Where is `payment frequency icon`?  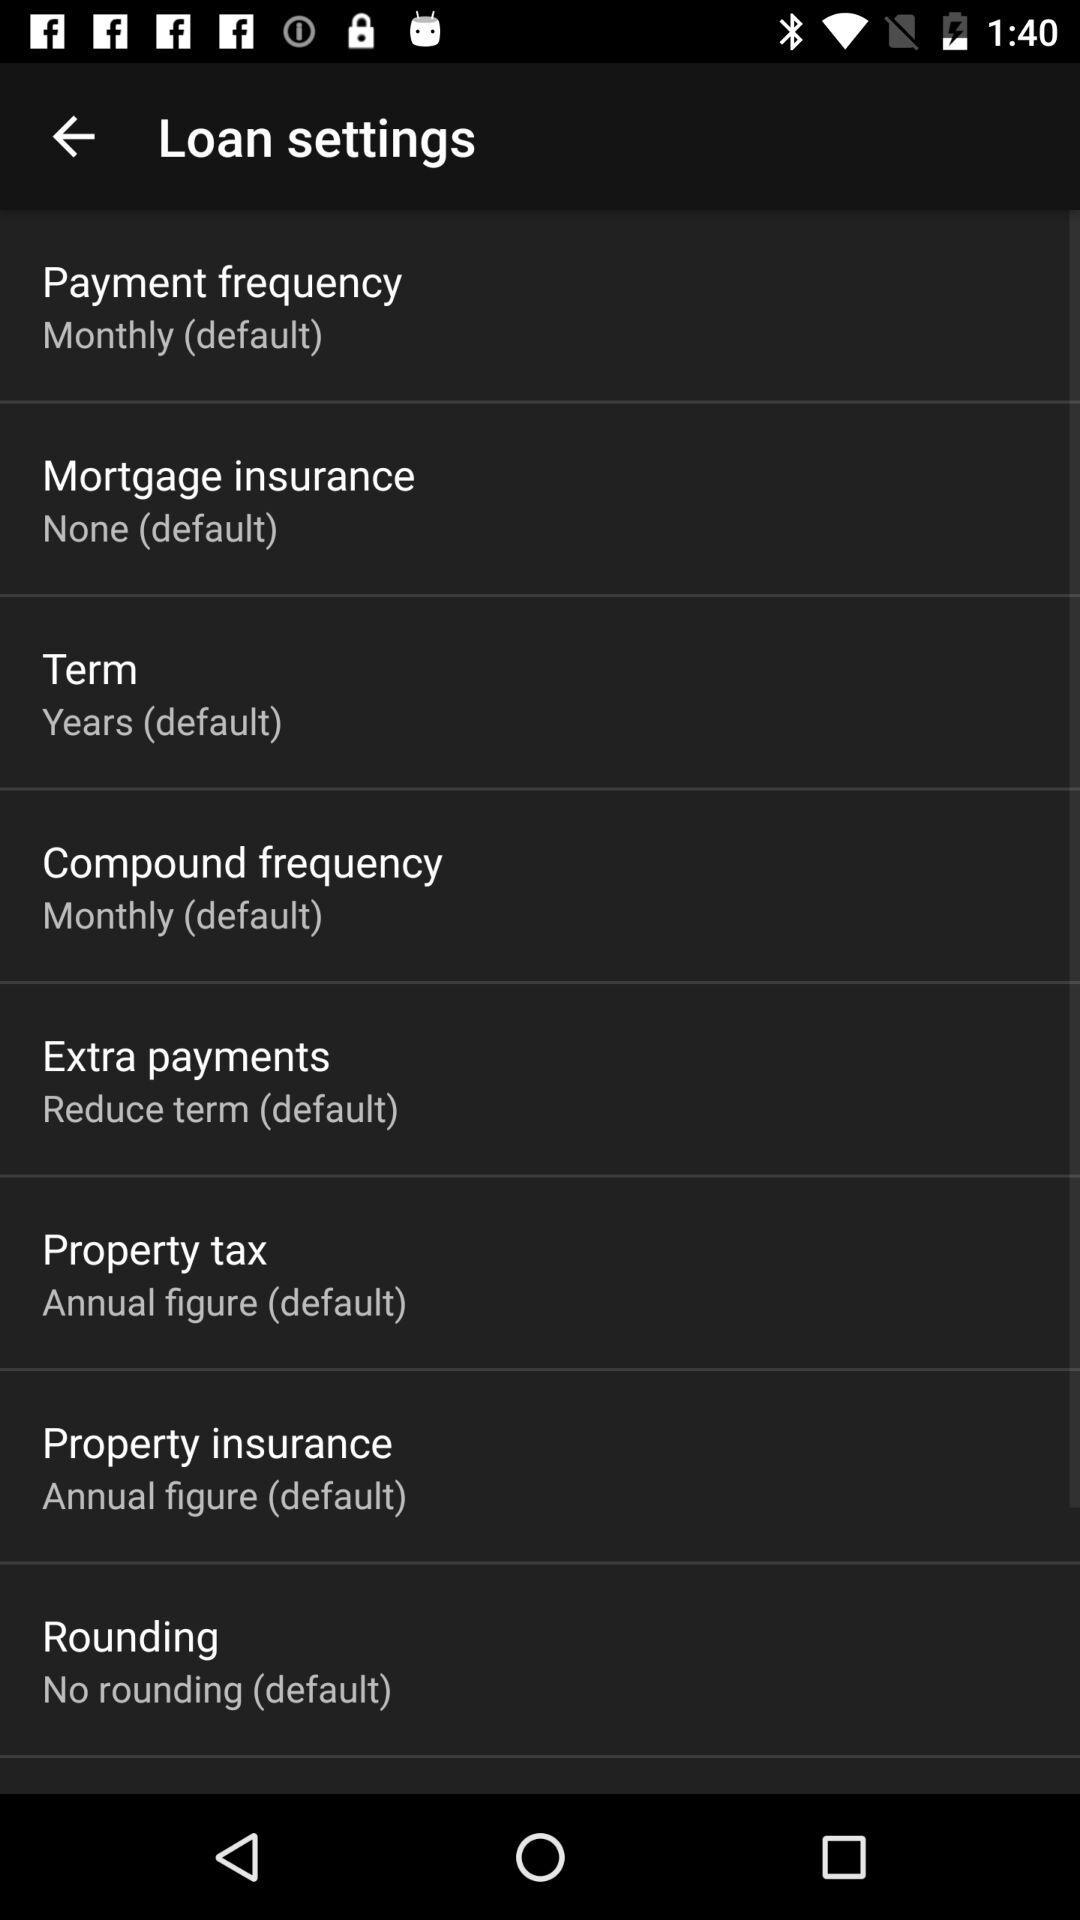 payment frequency icon is located at coordinates (222, 279).